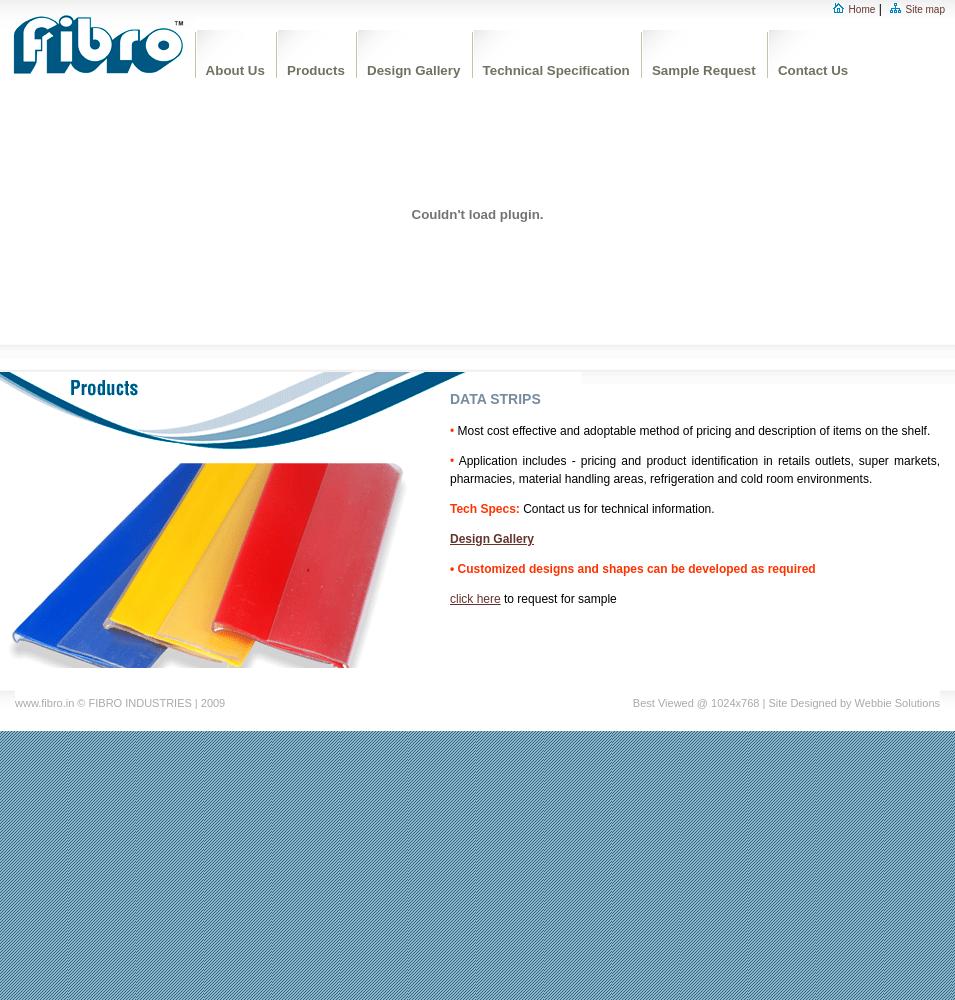  What do you see at coordinates (558, 598) in the screenshot?
I see `'to request for sample'` at bounding box center [558, 598].